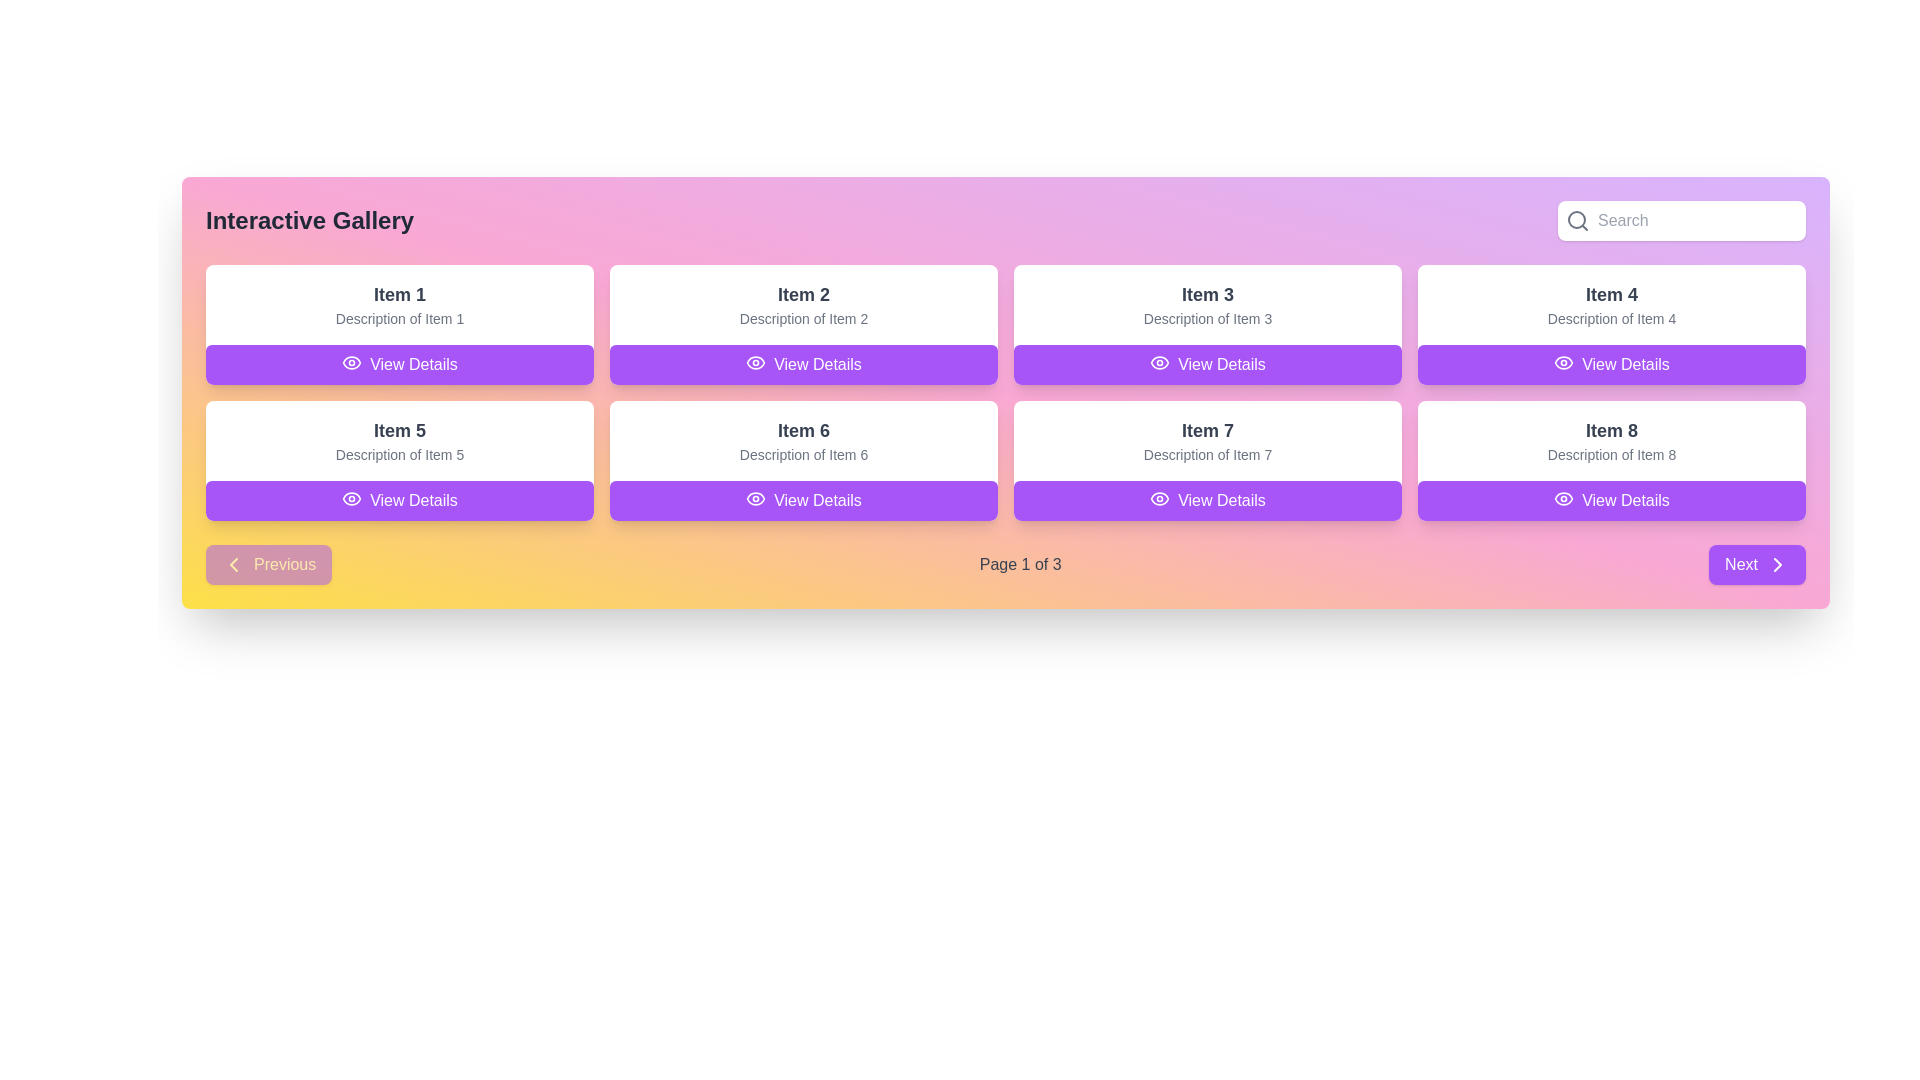 The width and height of the screenshot is (1920, 1080). What do you see at coordinates (309, 220) in the screenshot?
I see `text title located at the top-left section of the gallery interface, which serves as the main heading for the content below` at bounding box center [309, 220].